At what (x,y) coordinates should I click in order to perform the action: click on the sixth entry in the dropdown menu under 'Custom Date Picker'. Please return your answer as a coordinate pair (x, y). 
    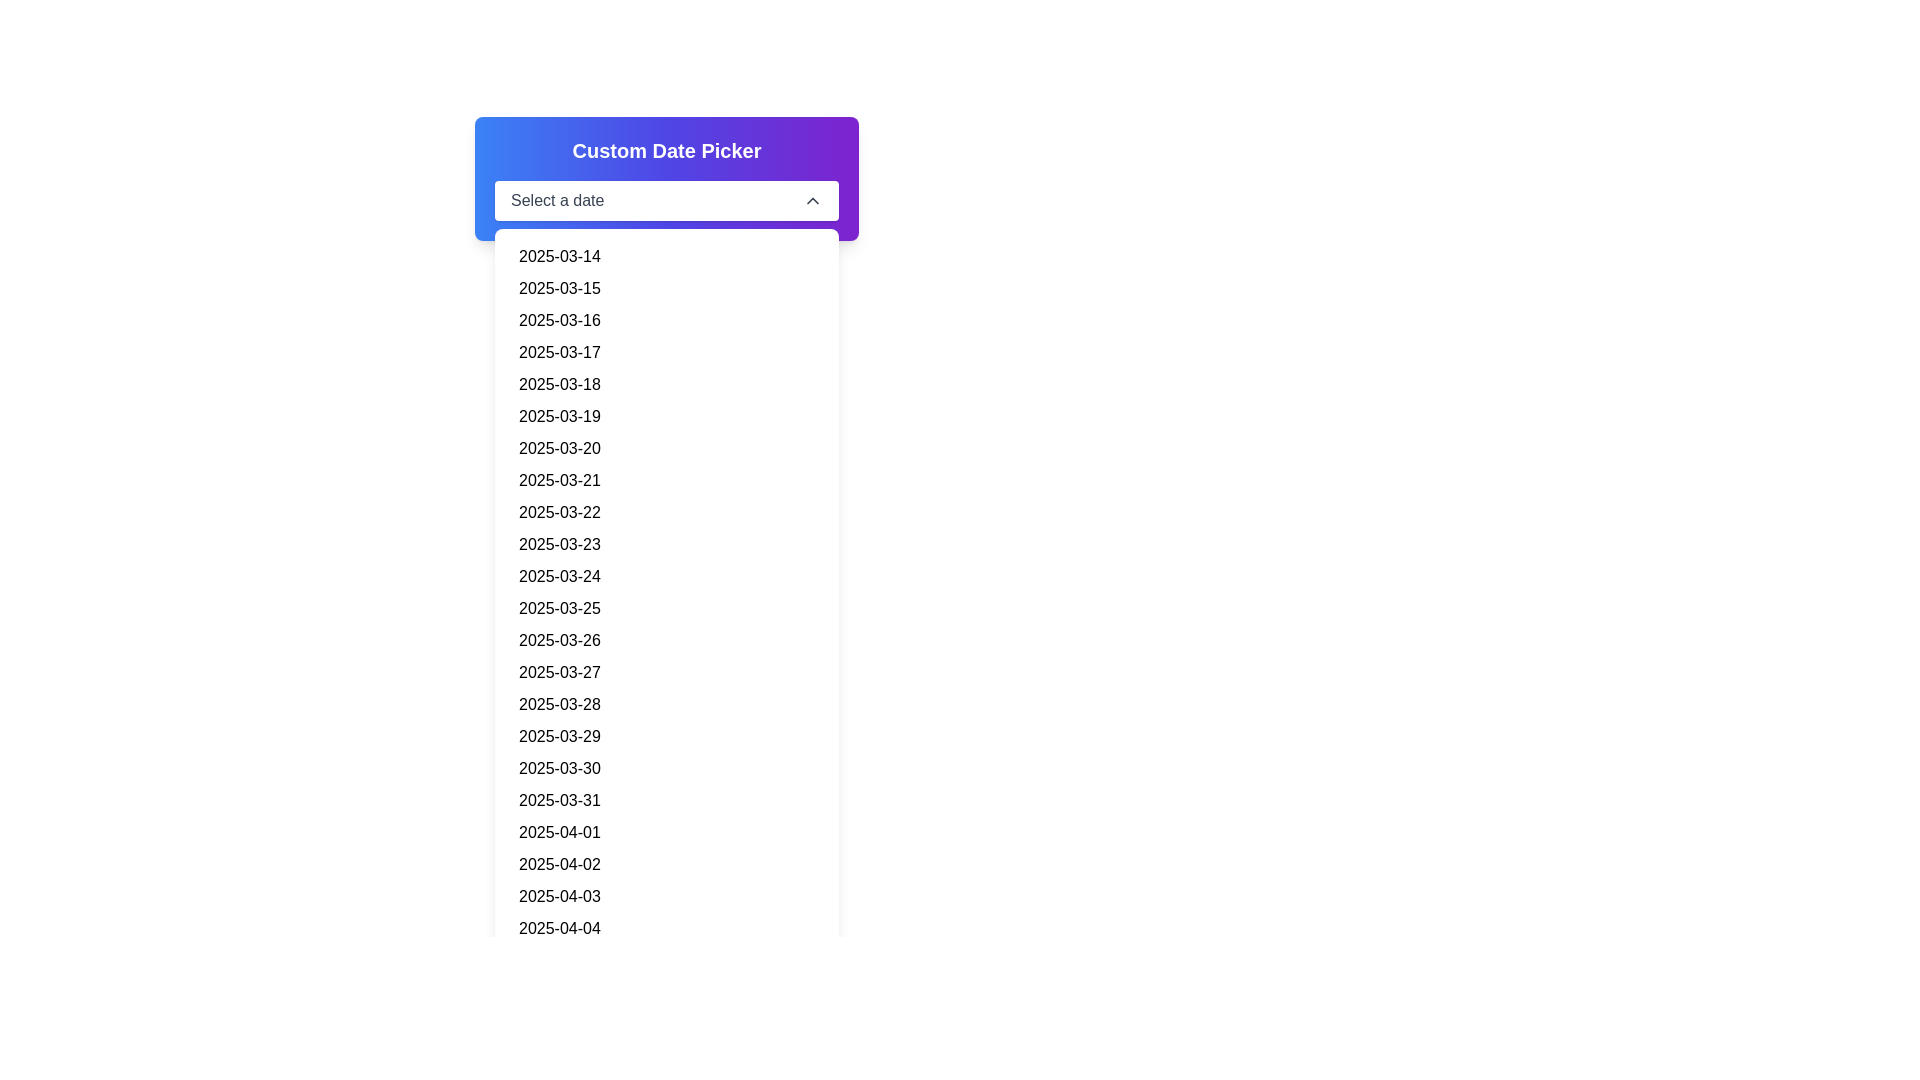
    Looking at the image, I should click on (667, 415).